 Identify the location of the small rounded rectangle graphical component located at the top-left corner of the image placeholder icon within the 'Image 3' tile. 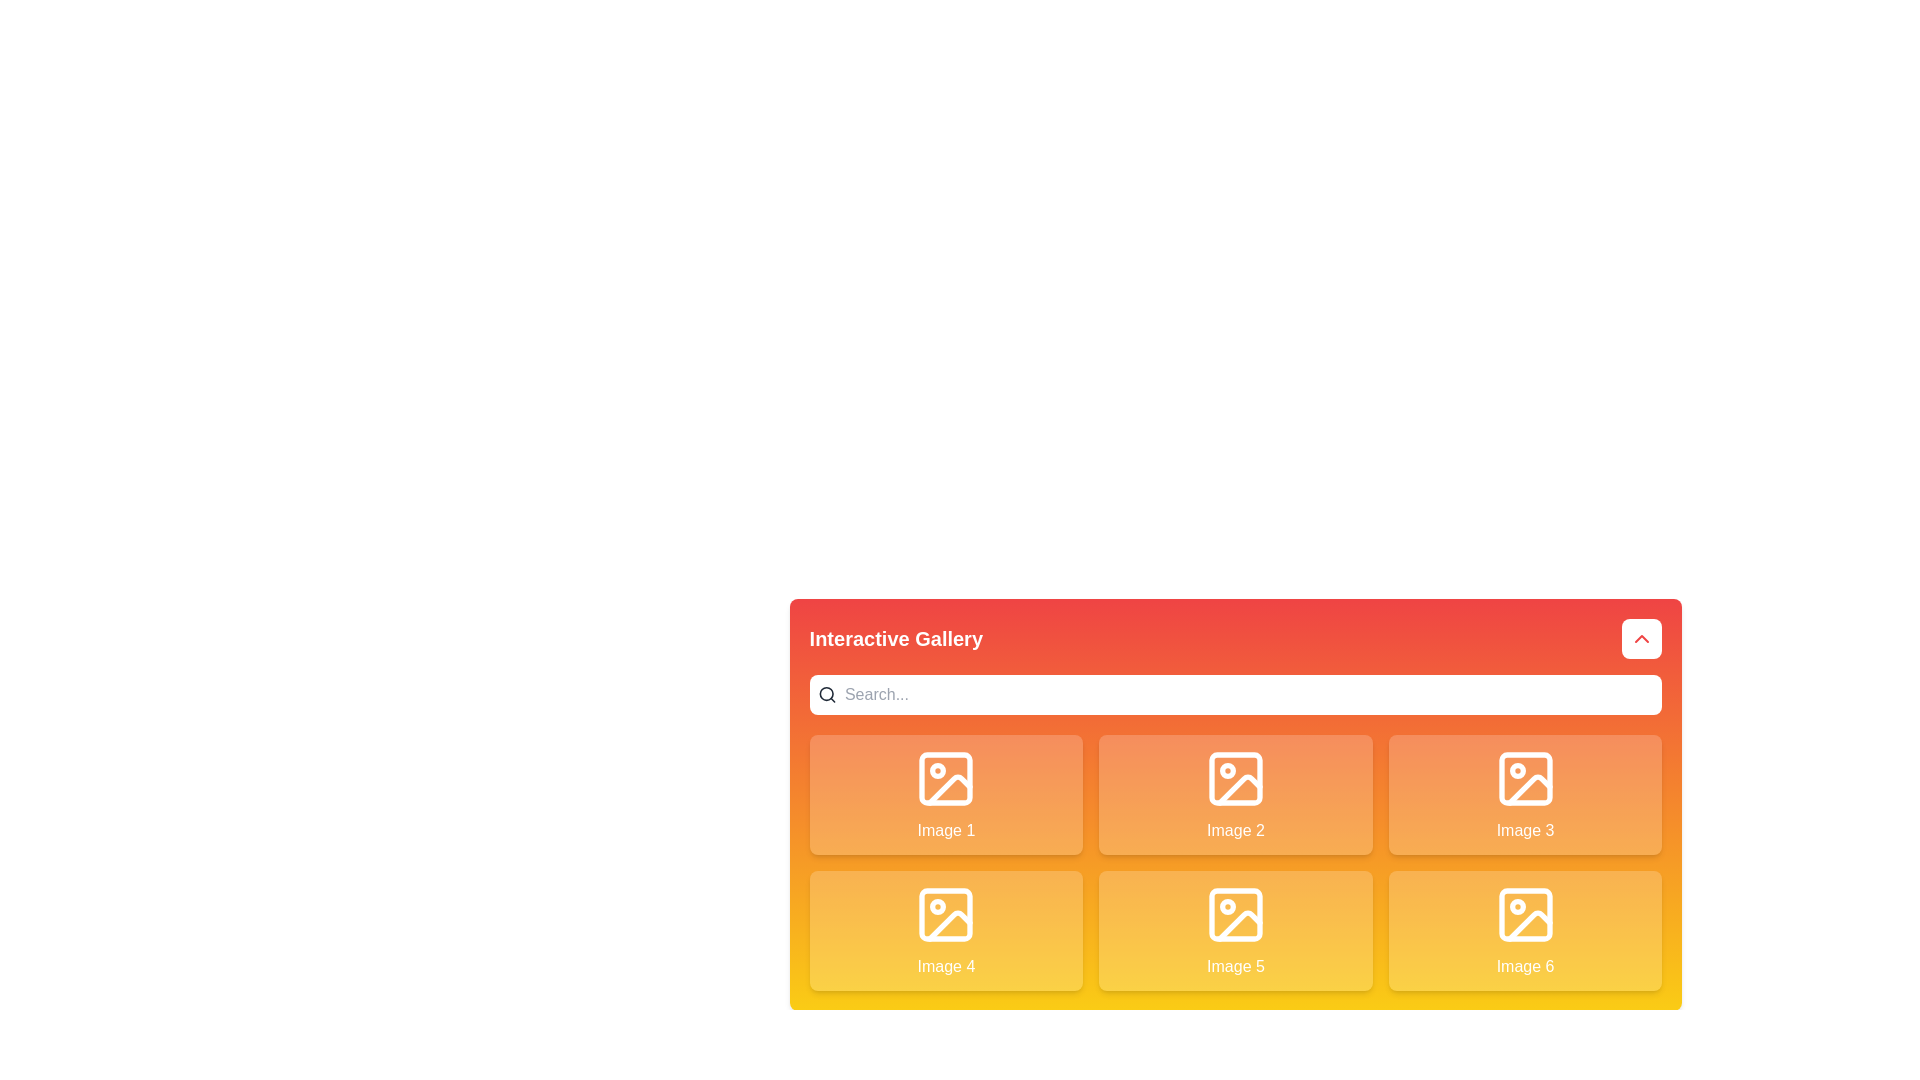
(1524, 778).